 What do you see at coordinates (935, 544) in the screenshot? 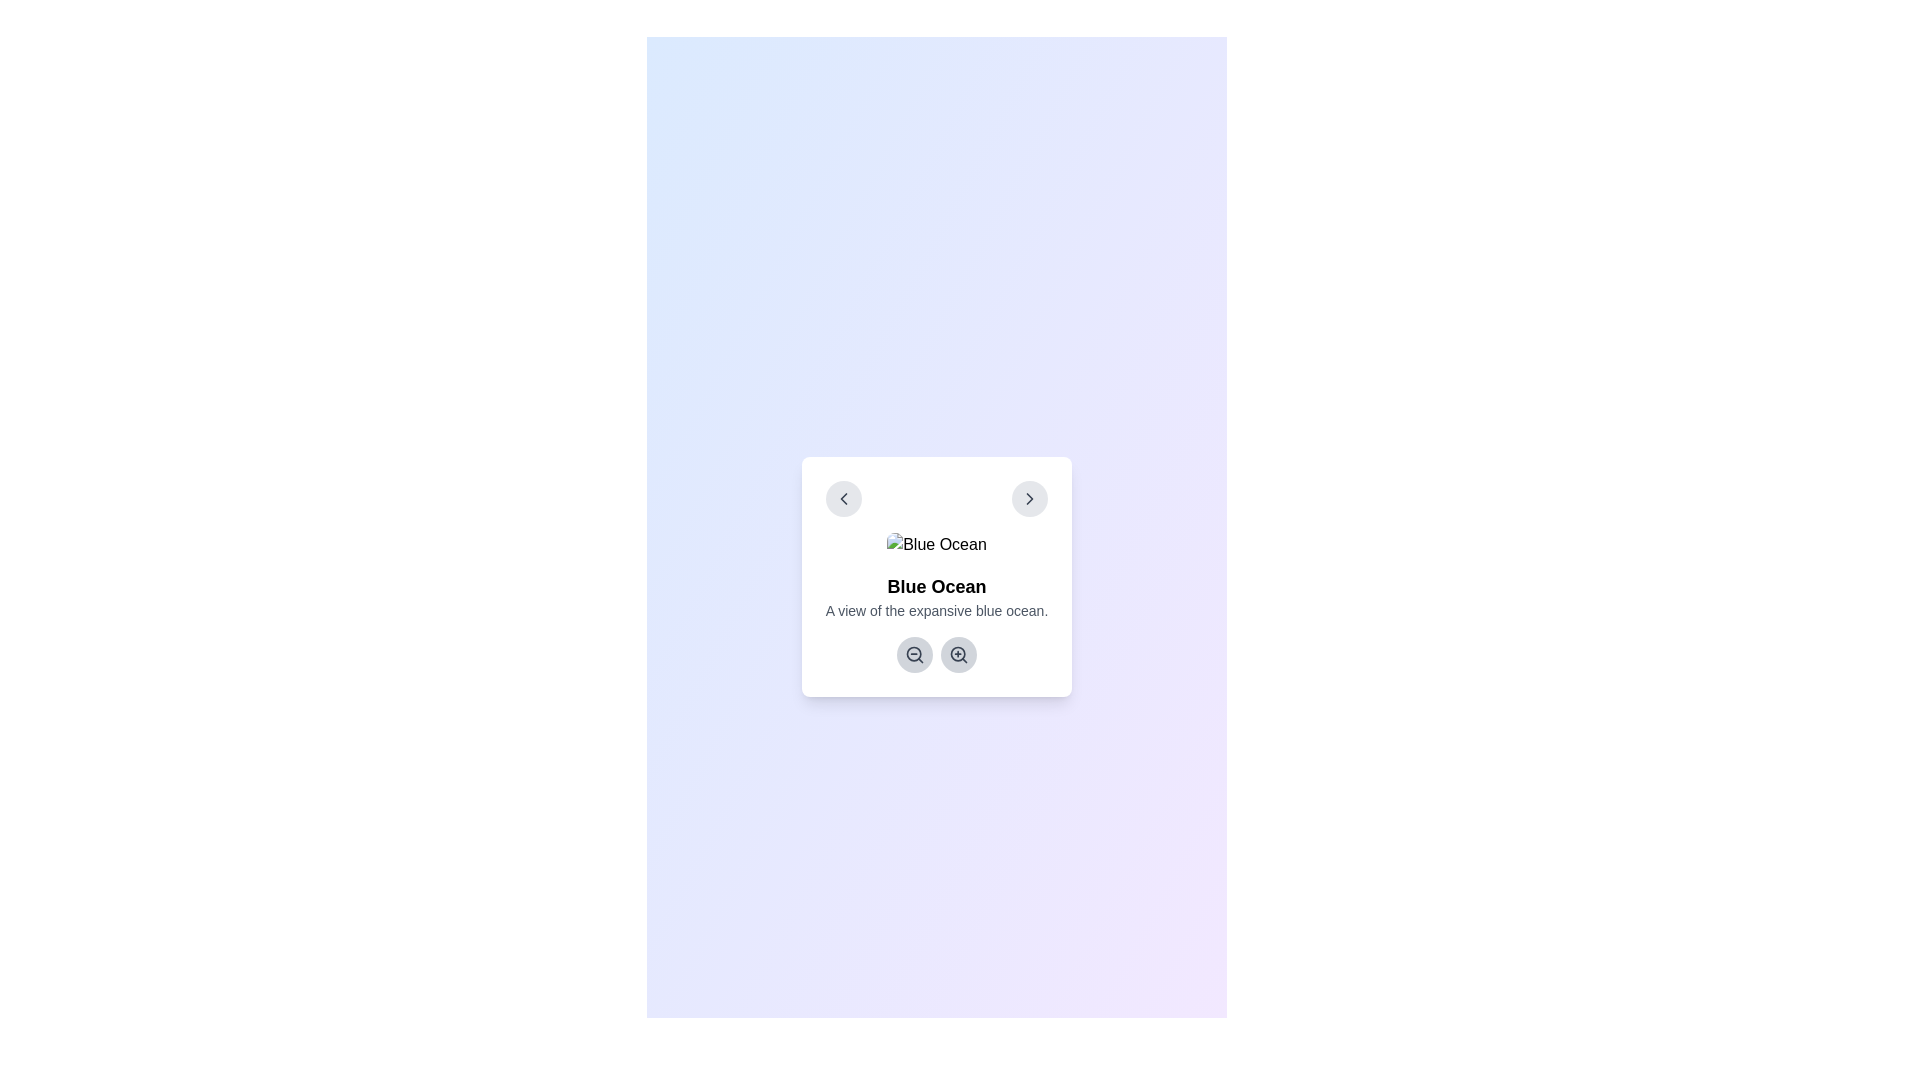
I see `the 'Blue Ocean' image placeholder` at bounding box center [935, 544].